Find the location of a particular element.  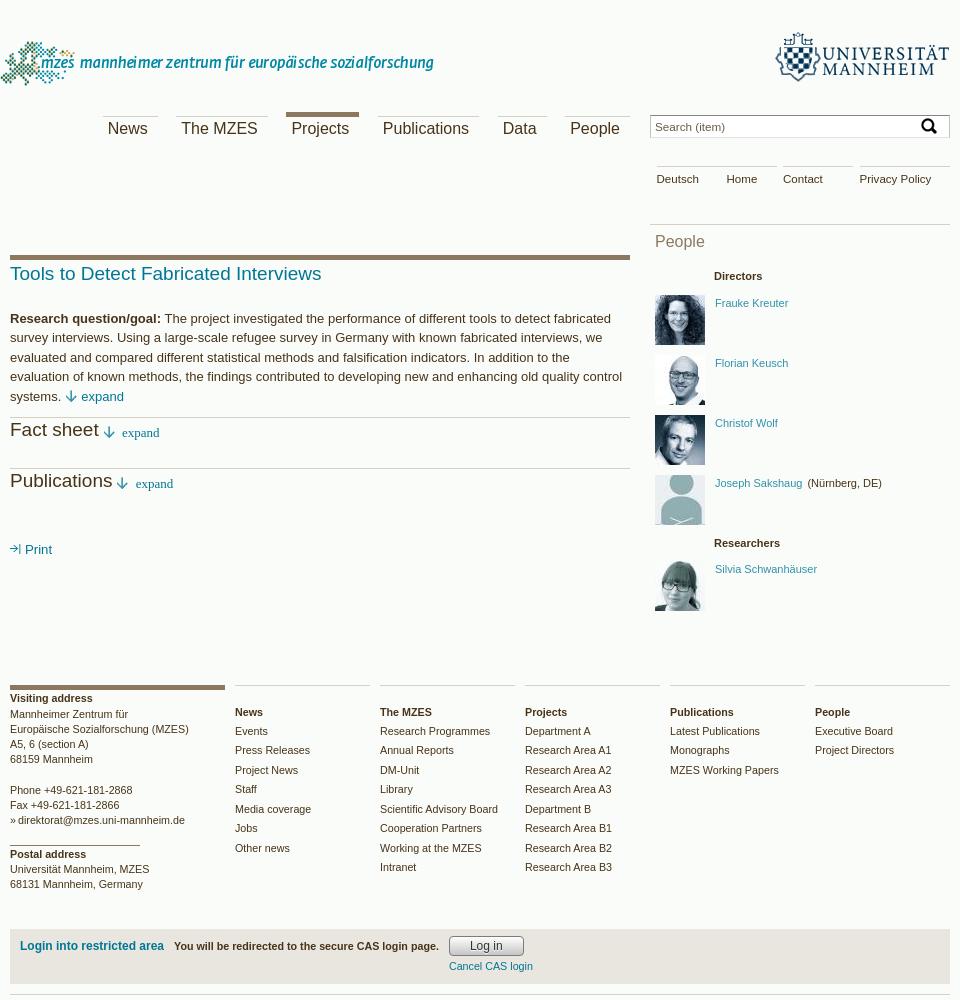

'You will be redirected to the secure CAS login page.' is located at coordinates (305, 944).